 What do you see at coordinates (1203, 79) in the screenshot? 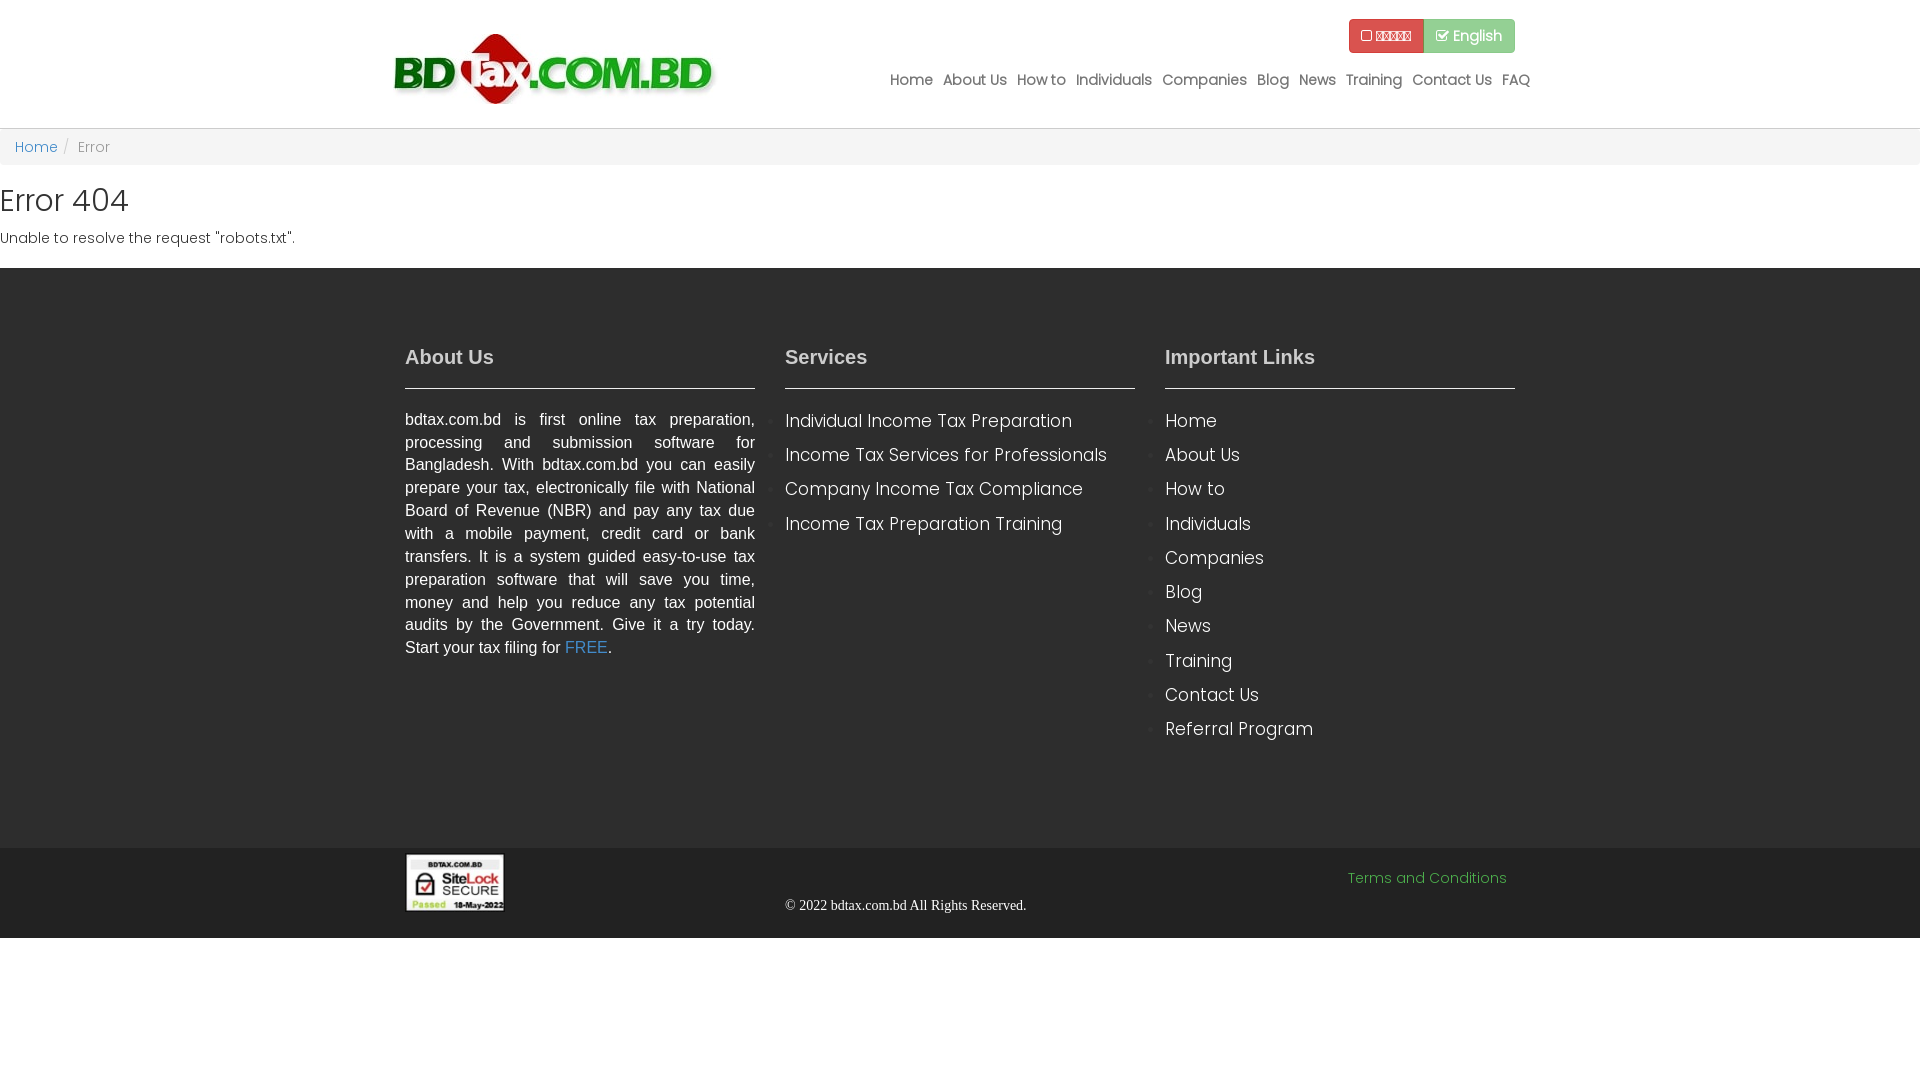
I see `'Companies'` at bounding box center [1203, 79].